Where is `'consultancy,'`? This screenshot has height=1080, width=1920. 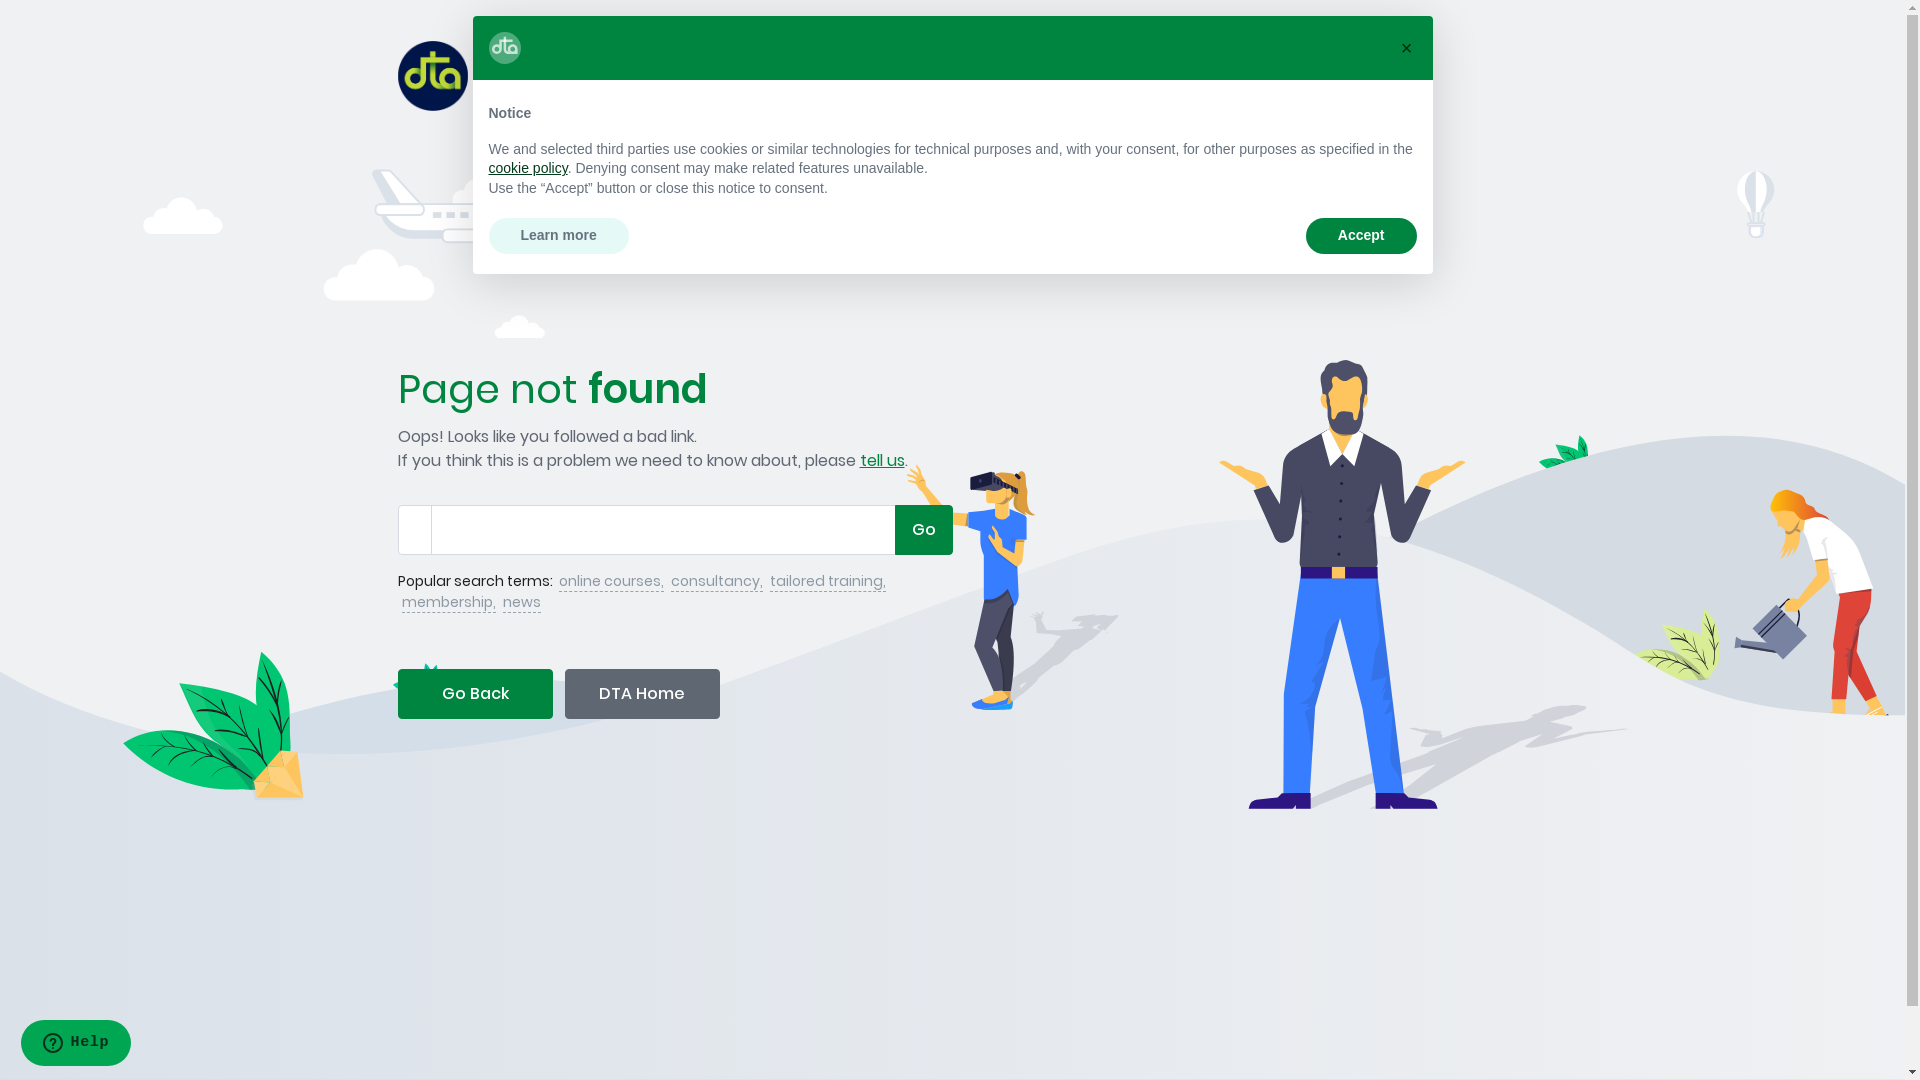 'consultancy,' is located at coordinates (715, 581).